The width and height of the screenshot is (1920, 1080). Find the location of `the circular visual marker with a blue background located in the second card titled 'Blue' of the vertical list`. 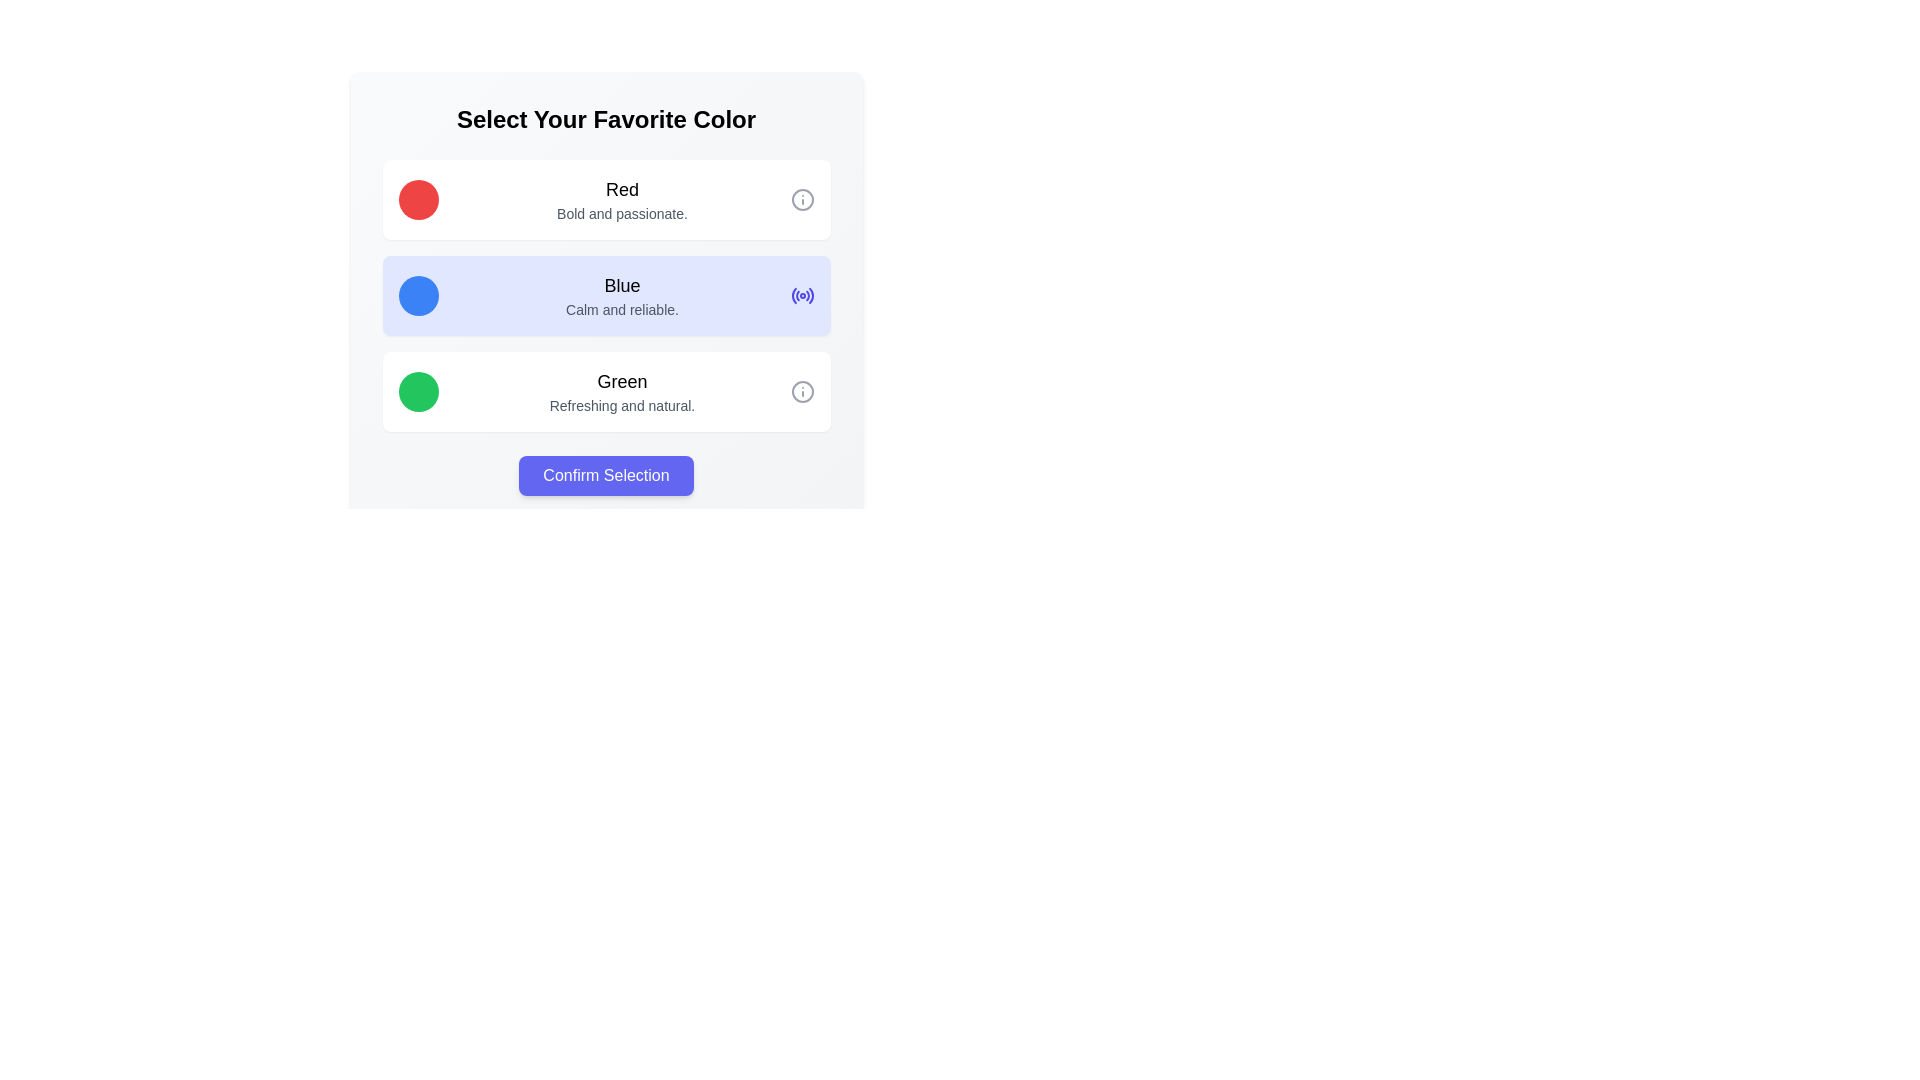

the circular visual marker with a blue background located in the second card titled 'Blue' of the vertical list is located at coordinates (417, 296).